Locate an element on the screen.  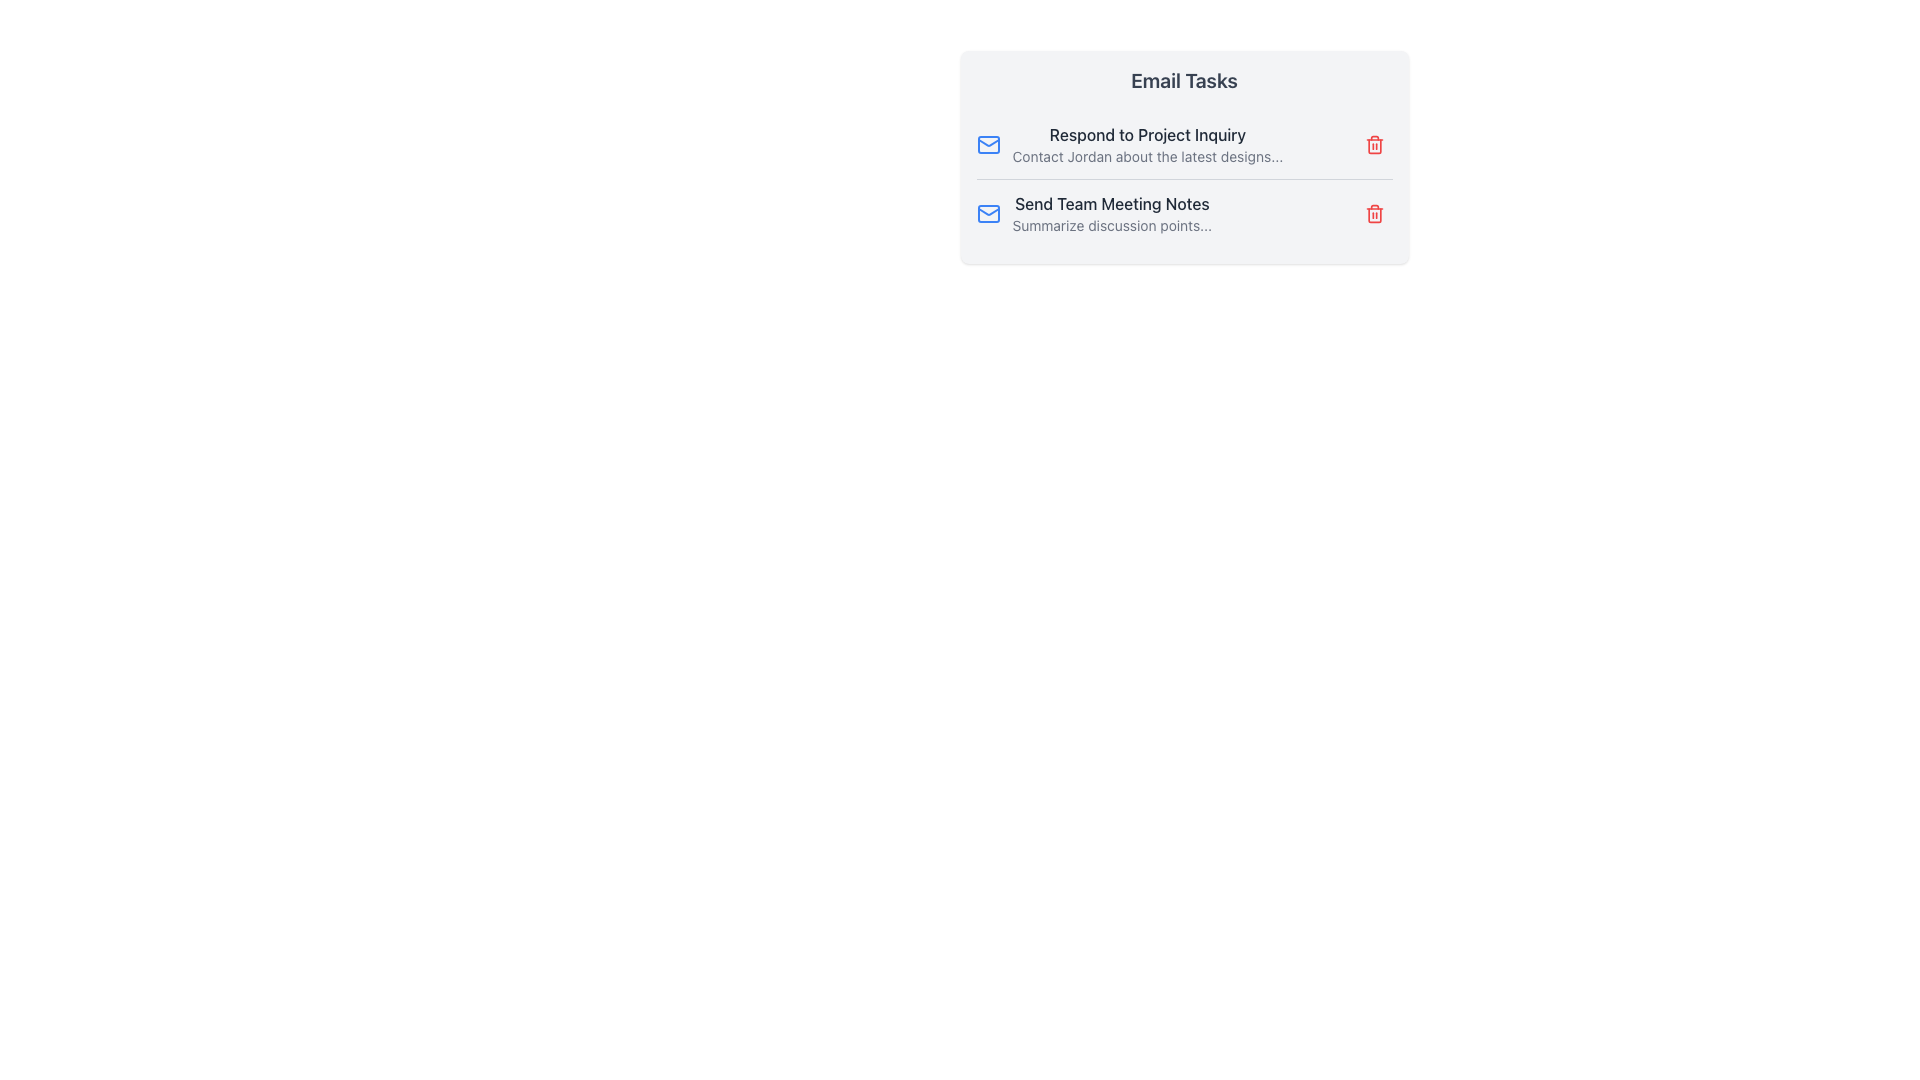
the text label that provides a descriptive hint or subtitle related to the email task, positioned directly below the 'Send Team Meeting Notes' title in the 'Email Tasks' section is located at coordinates (1111, 225).